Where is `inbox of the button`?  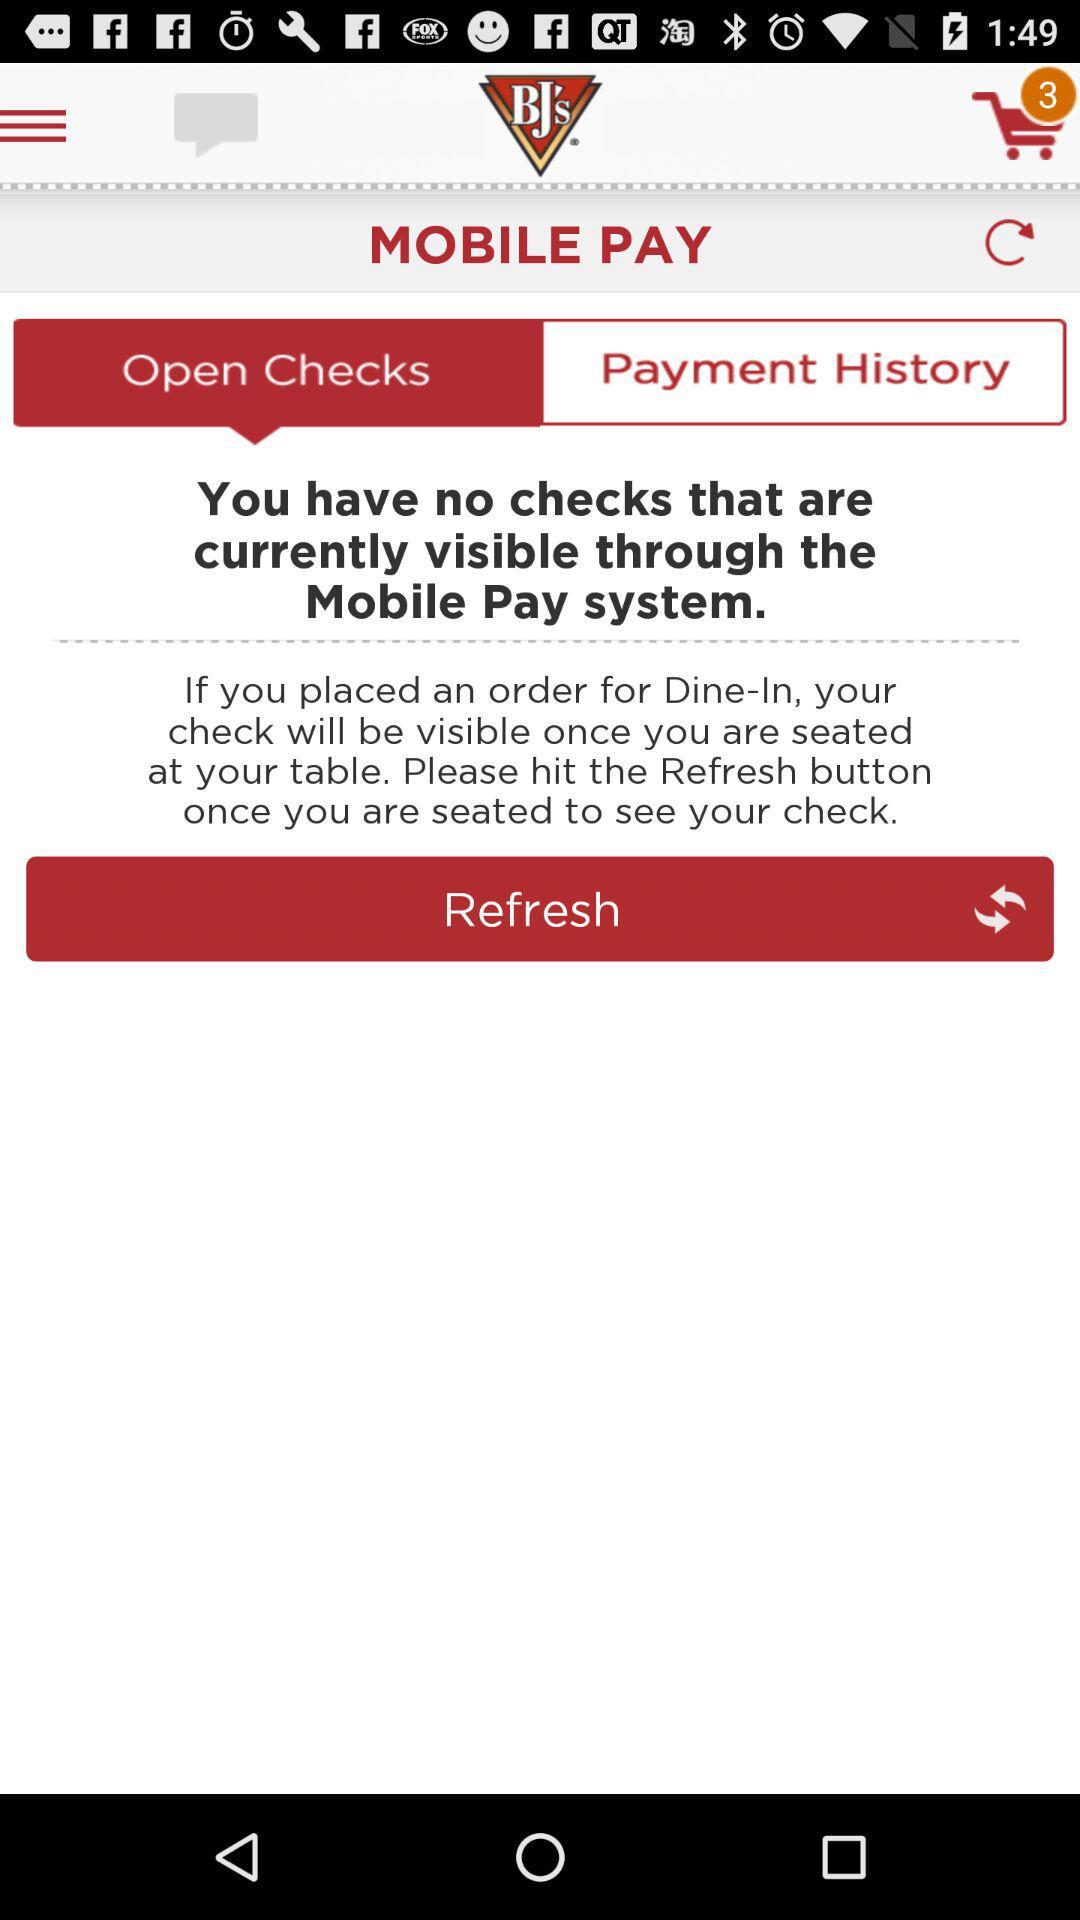
inbox of the button is located at coordinates (218, 124).